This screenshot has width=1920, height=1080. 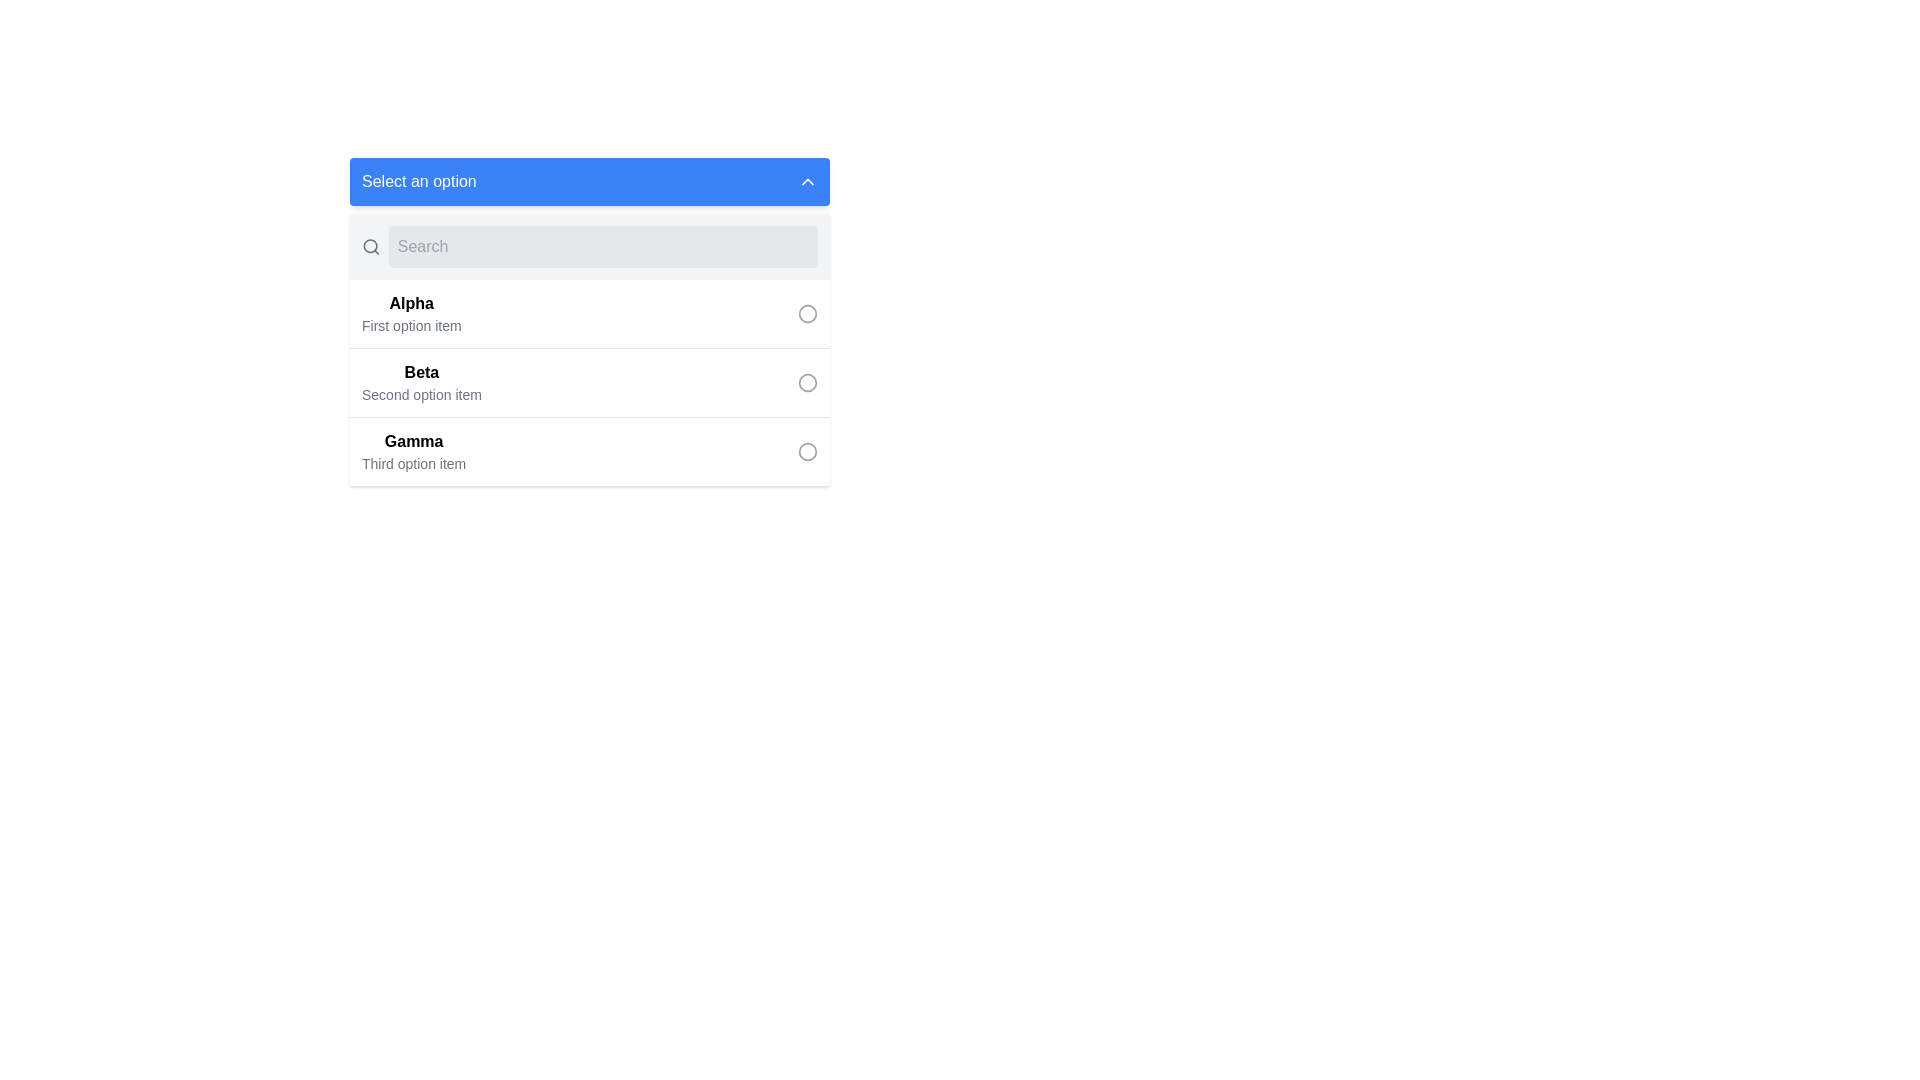 What do you see at coordinates (589, 349) in the screenshot?
I see `the 'Beta' option in the dropdown list, which is positioned between 'Alpha' and 'Gamma'` at bounding box center [589, 349].